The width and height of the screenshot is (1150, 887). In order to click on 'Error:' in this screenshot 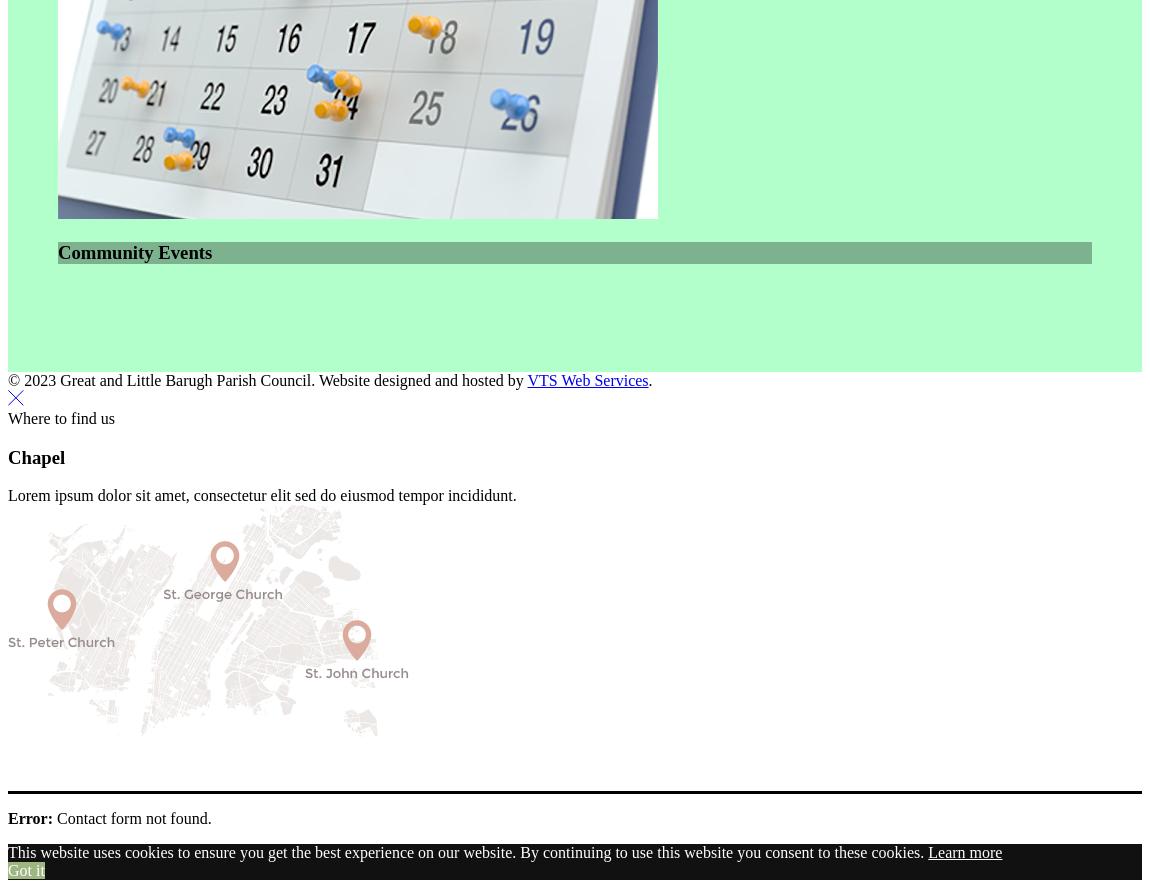, I will do `click(29, 818)`.